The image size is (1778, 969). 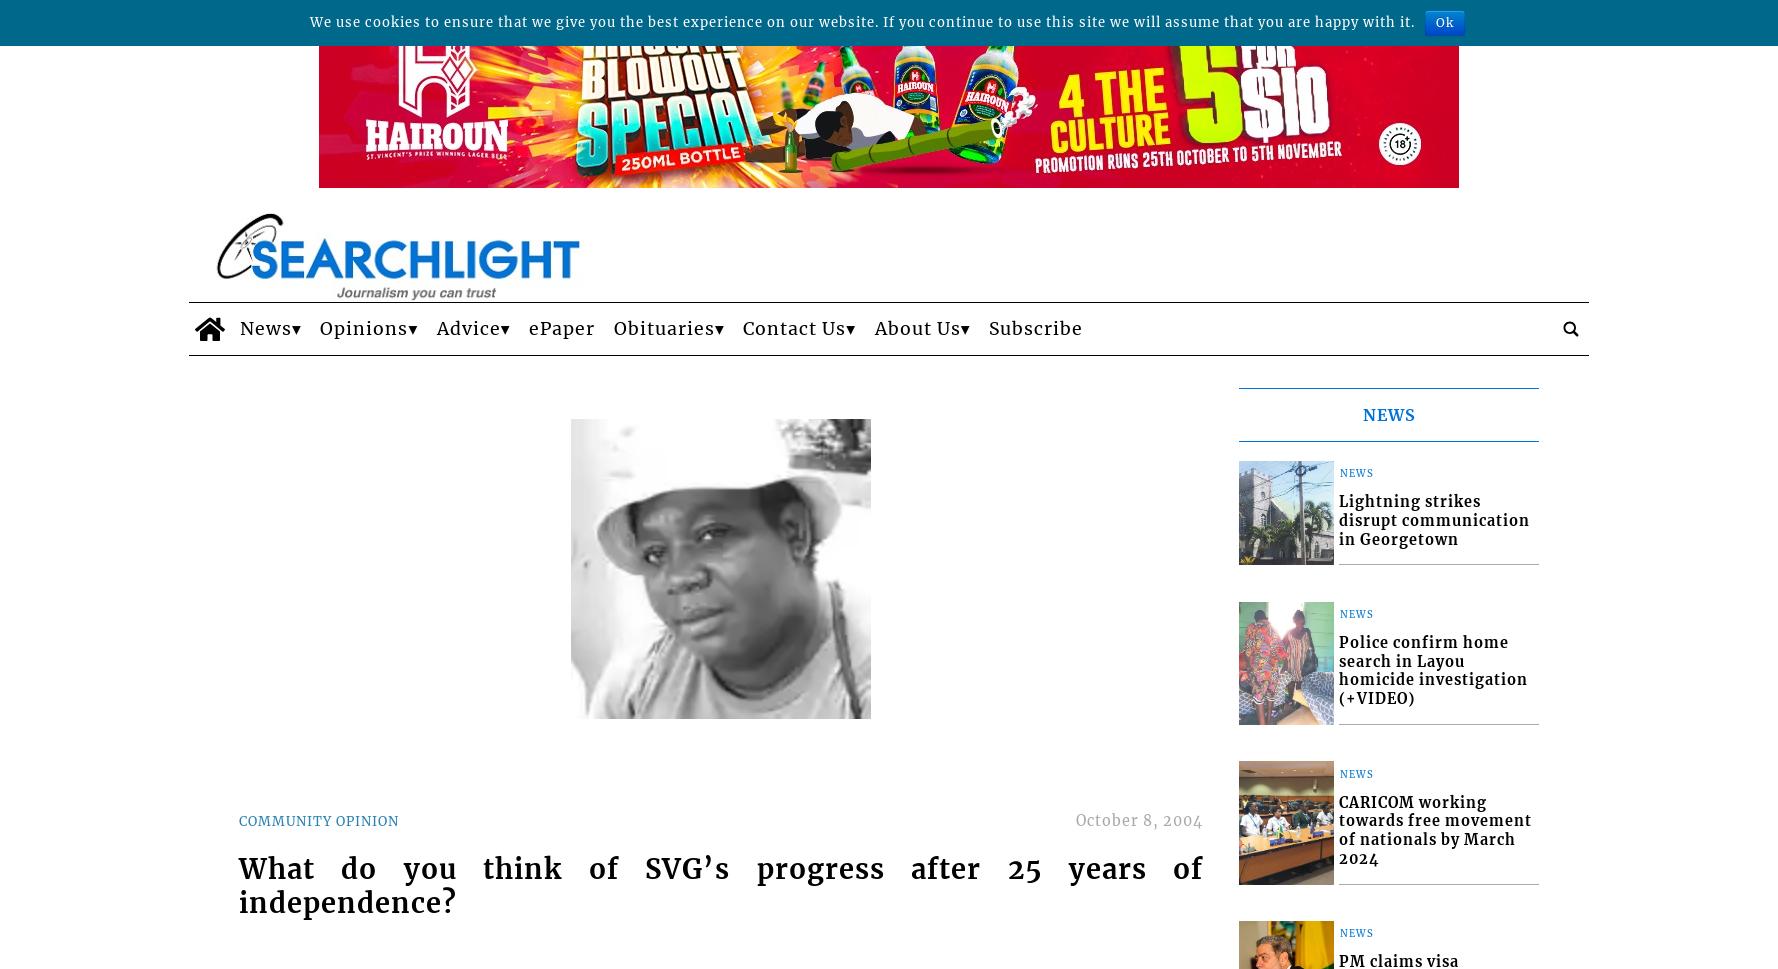 What do you see at coordinates (916, 327) in the screenshot?
I see `'About Us'` at bounding box center [916, 327].